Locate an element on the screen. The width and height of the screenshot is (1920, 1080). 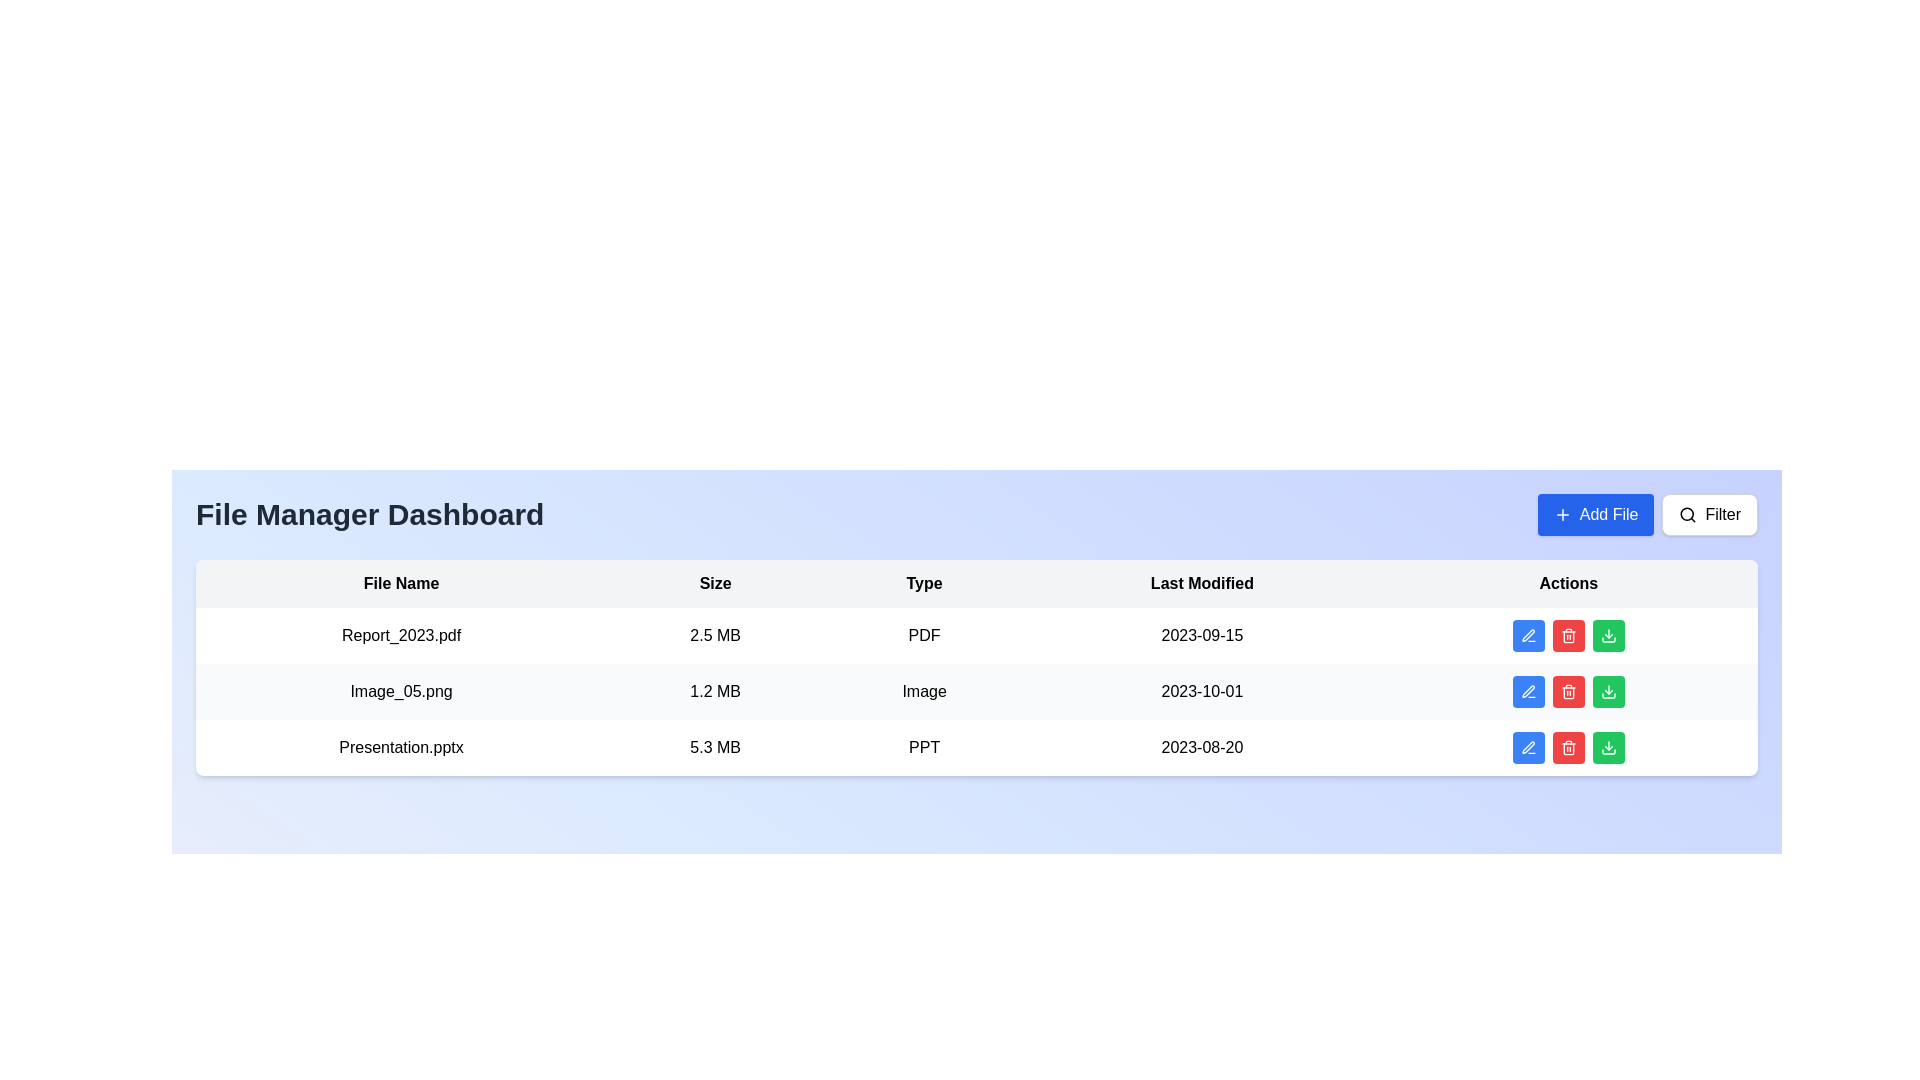
the third row of the table is located at coordinates (977, 748).